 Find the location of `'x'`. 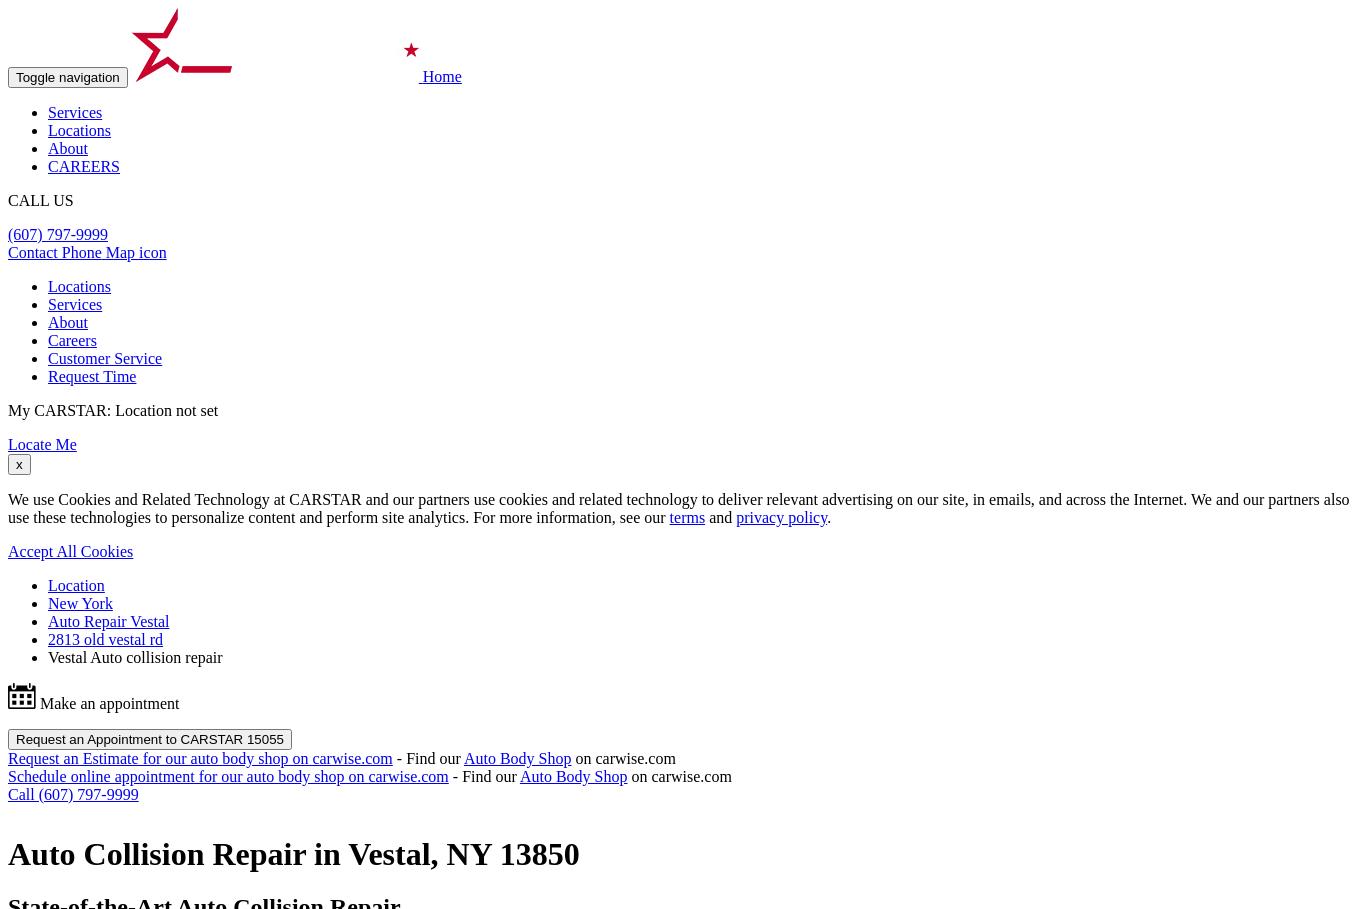

'x' is located at coordinates (18, 464).